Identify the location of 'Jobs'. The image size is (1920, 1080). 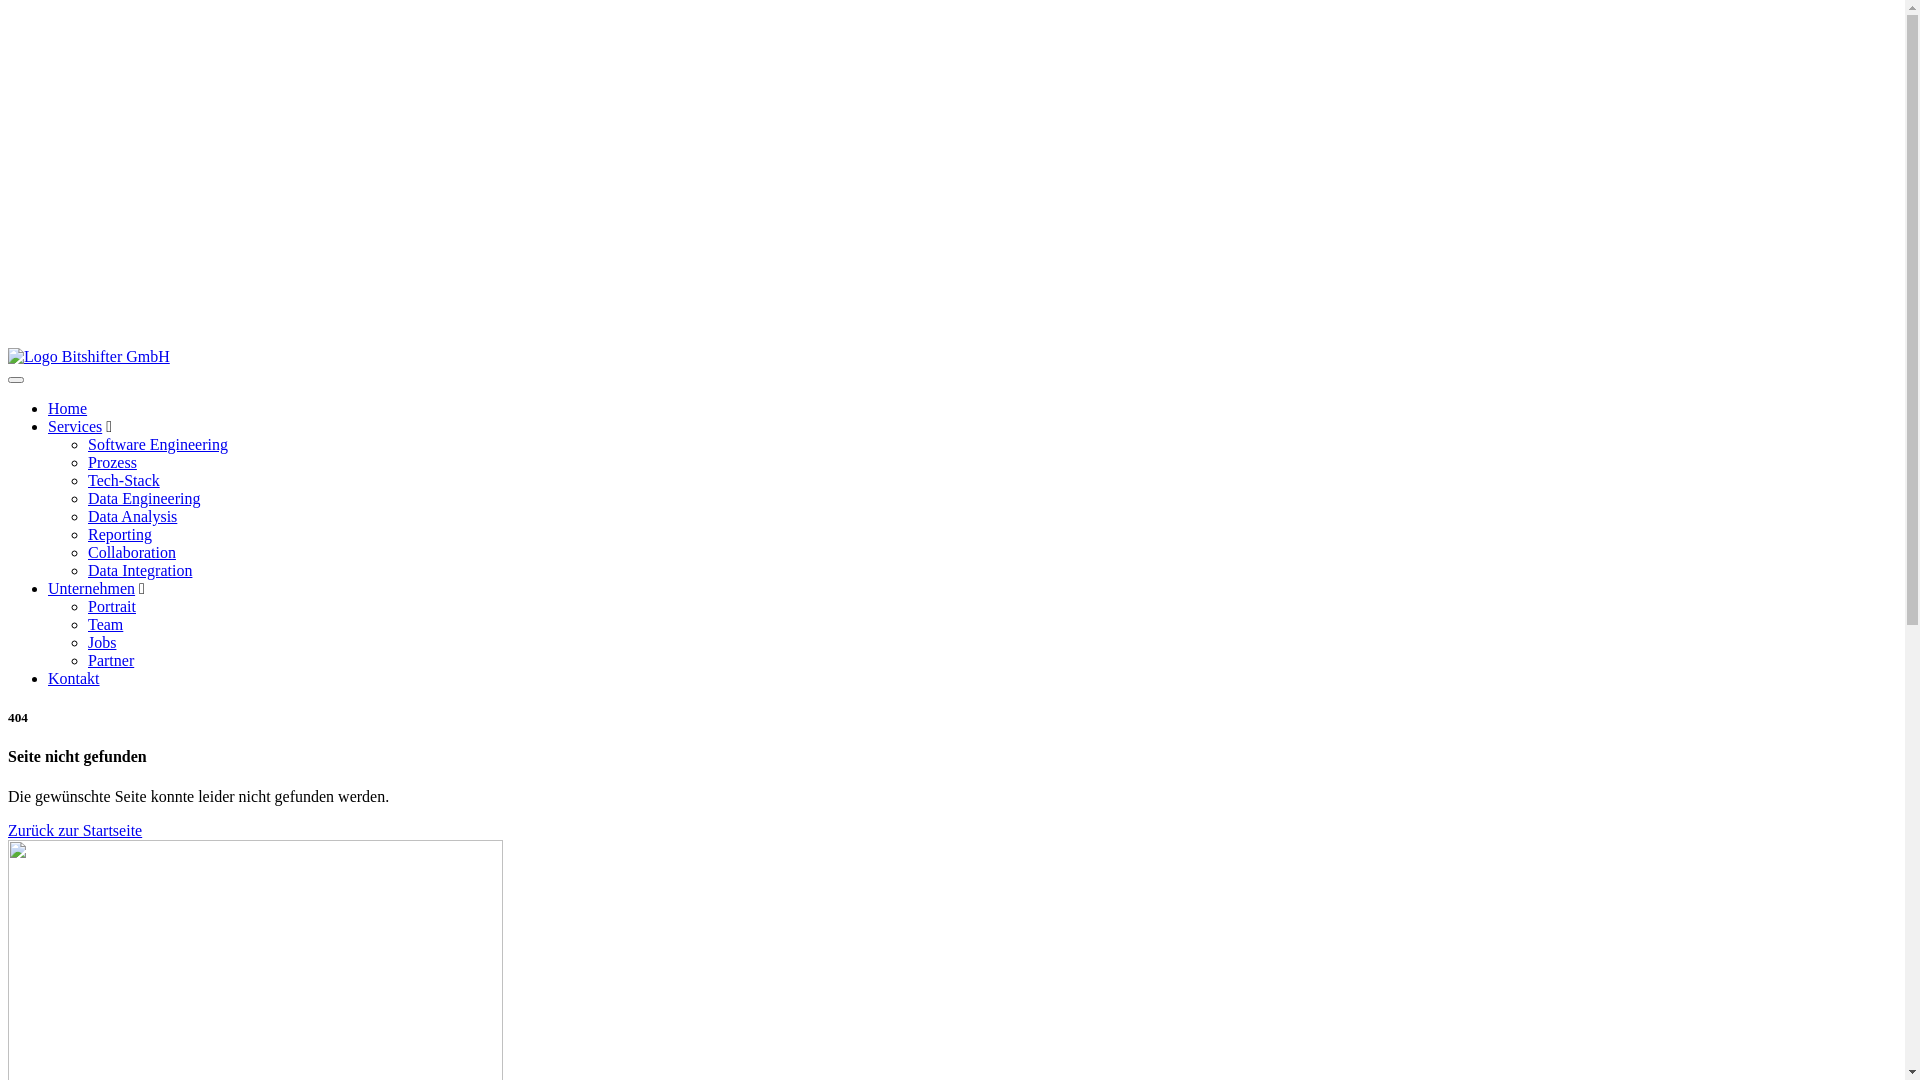
(100, 642).